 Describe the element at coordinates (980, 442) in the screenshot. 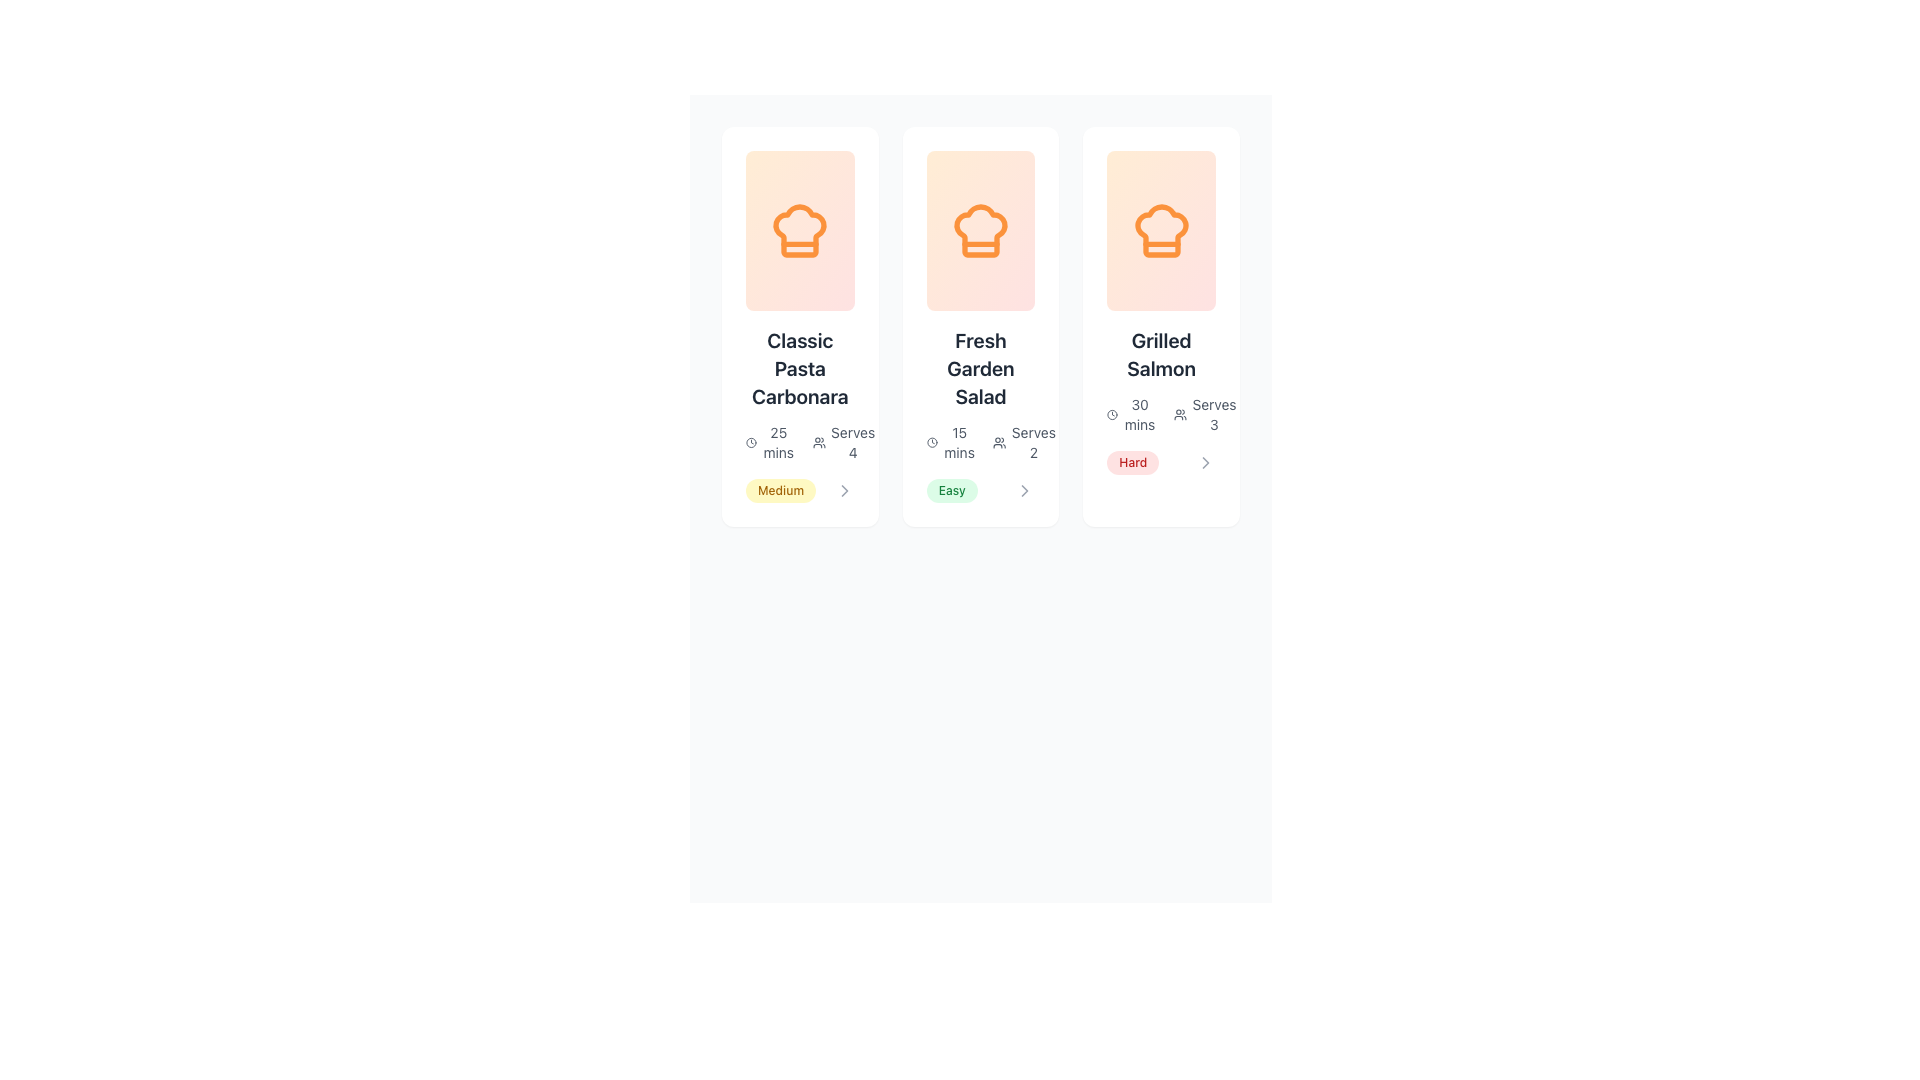

I see `the informational block that displays the estimated preparation time and number of servings for the 'Fresh Garden Salad' recipe` at that location.